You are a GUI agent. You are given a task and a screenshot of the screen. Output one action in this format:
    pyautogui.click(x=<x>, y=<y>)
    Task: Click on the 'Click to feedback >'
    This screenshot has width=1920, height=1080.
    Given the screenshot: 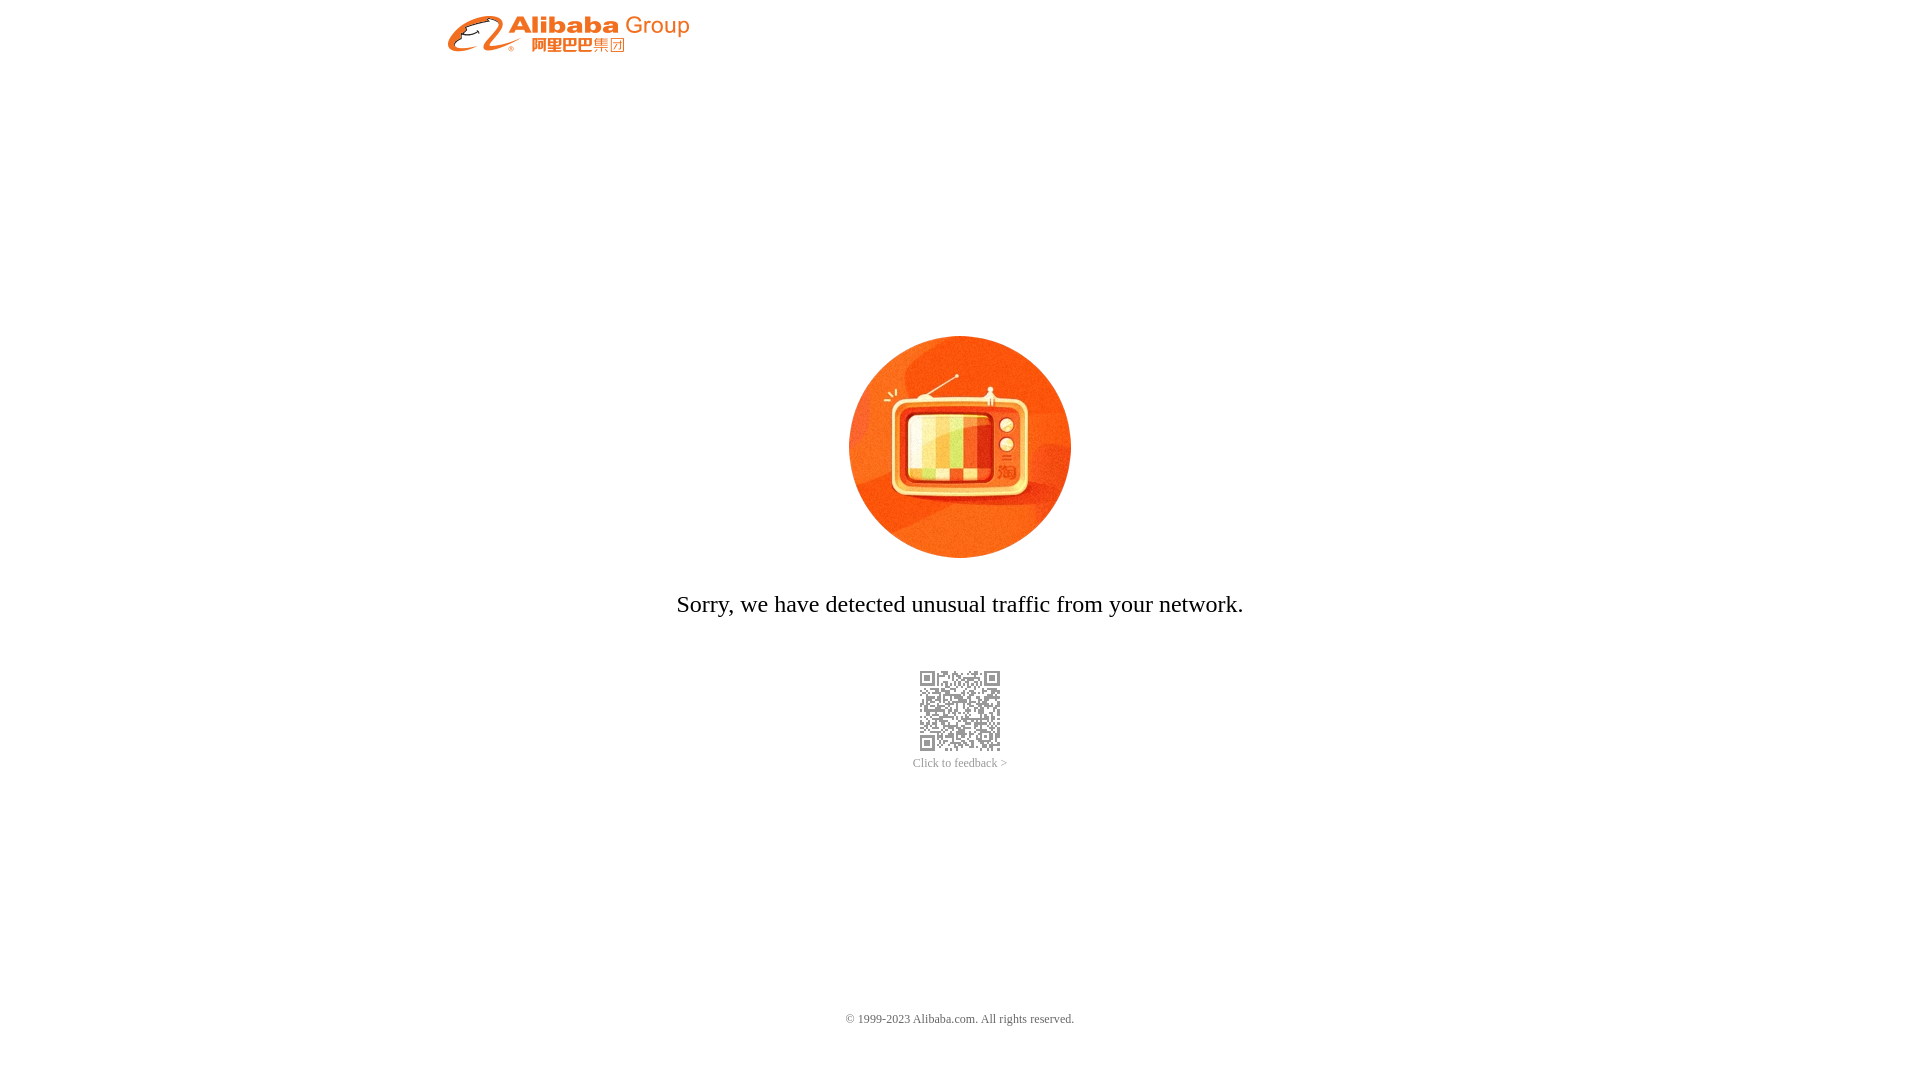 What is the action you would take?
    pyautogui.click(x=960, y=763)
    